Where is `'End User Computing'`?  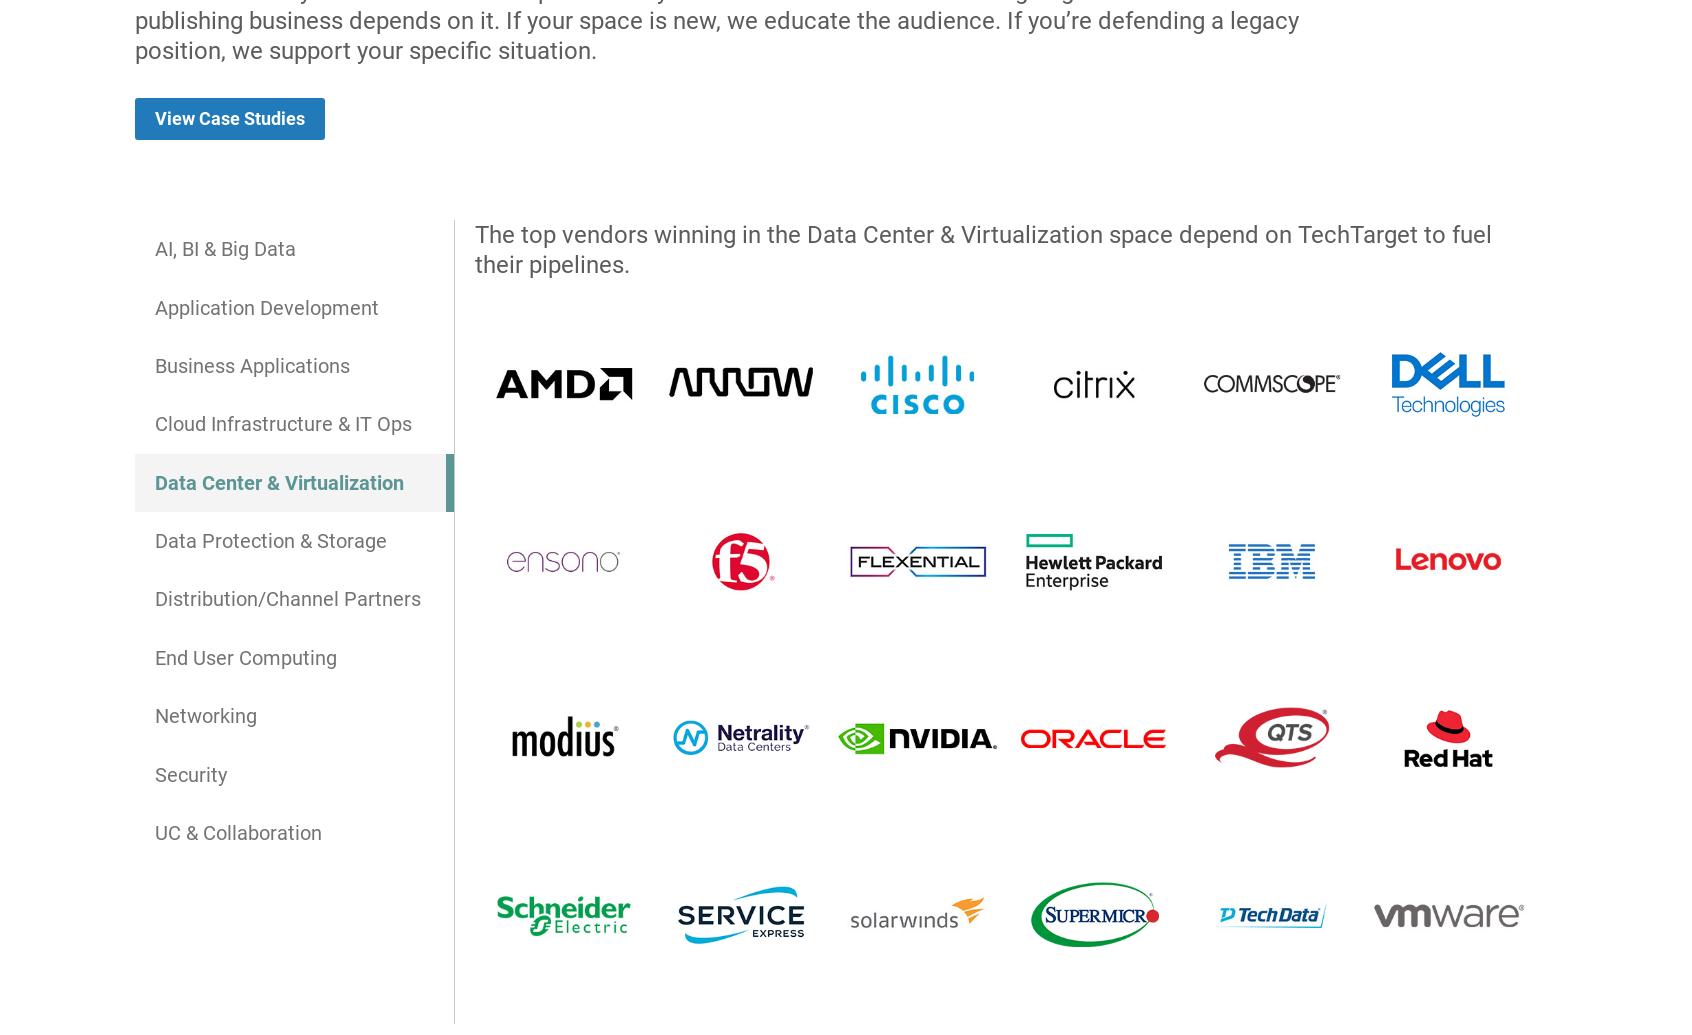 'End User Computing' is located at coordinates (152, 656).